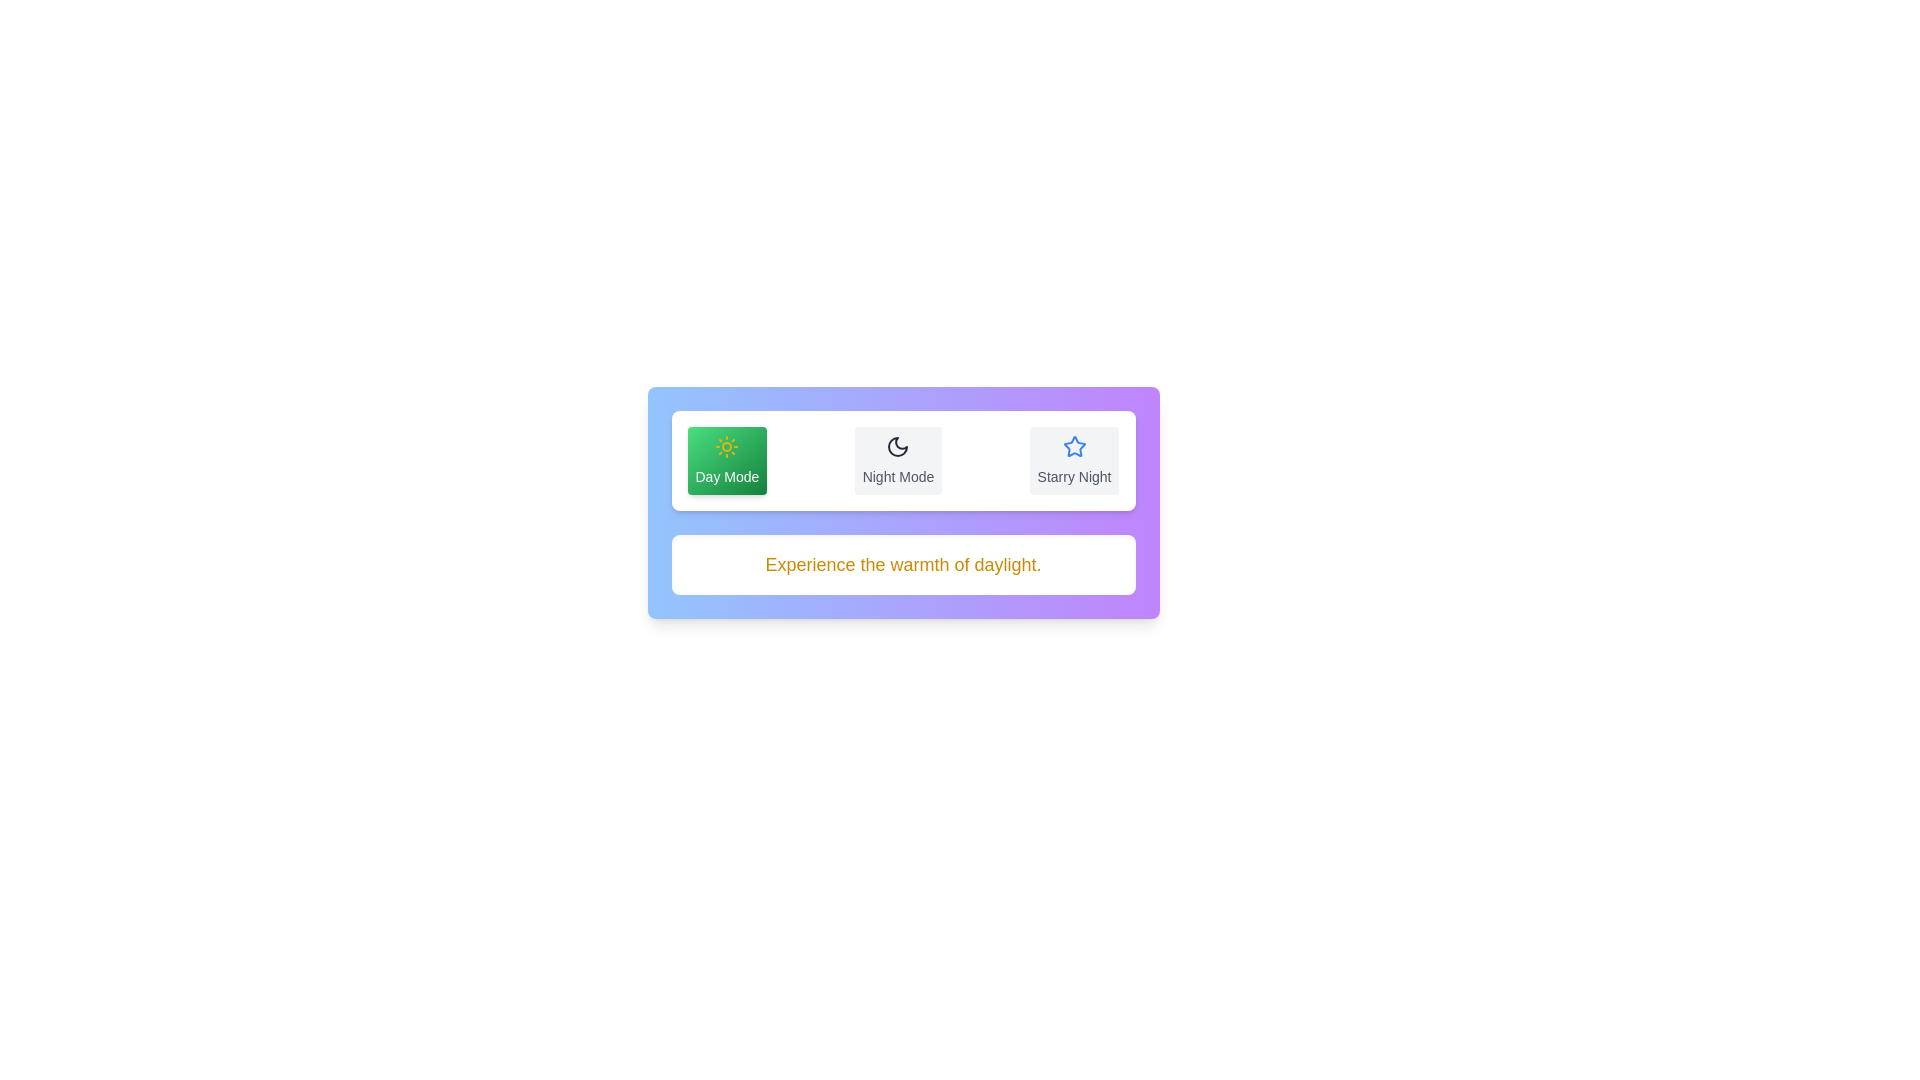 The width and height of the screenshot is (1920, 1080). Describe the element at coordinates (1073, 445) in the screenshot. I see `the blue outlined star icon with a hollow center located in the top right section of the 'Starry Night' interactive card` at that location.